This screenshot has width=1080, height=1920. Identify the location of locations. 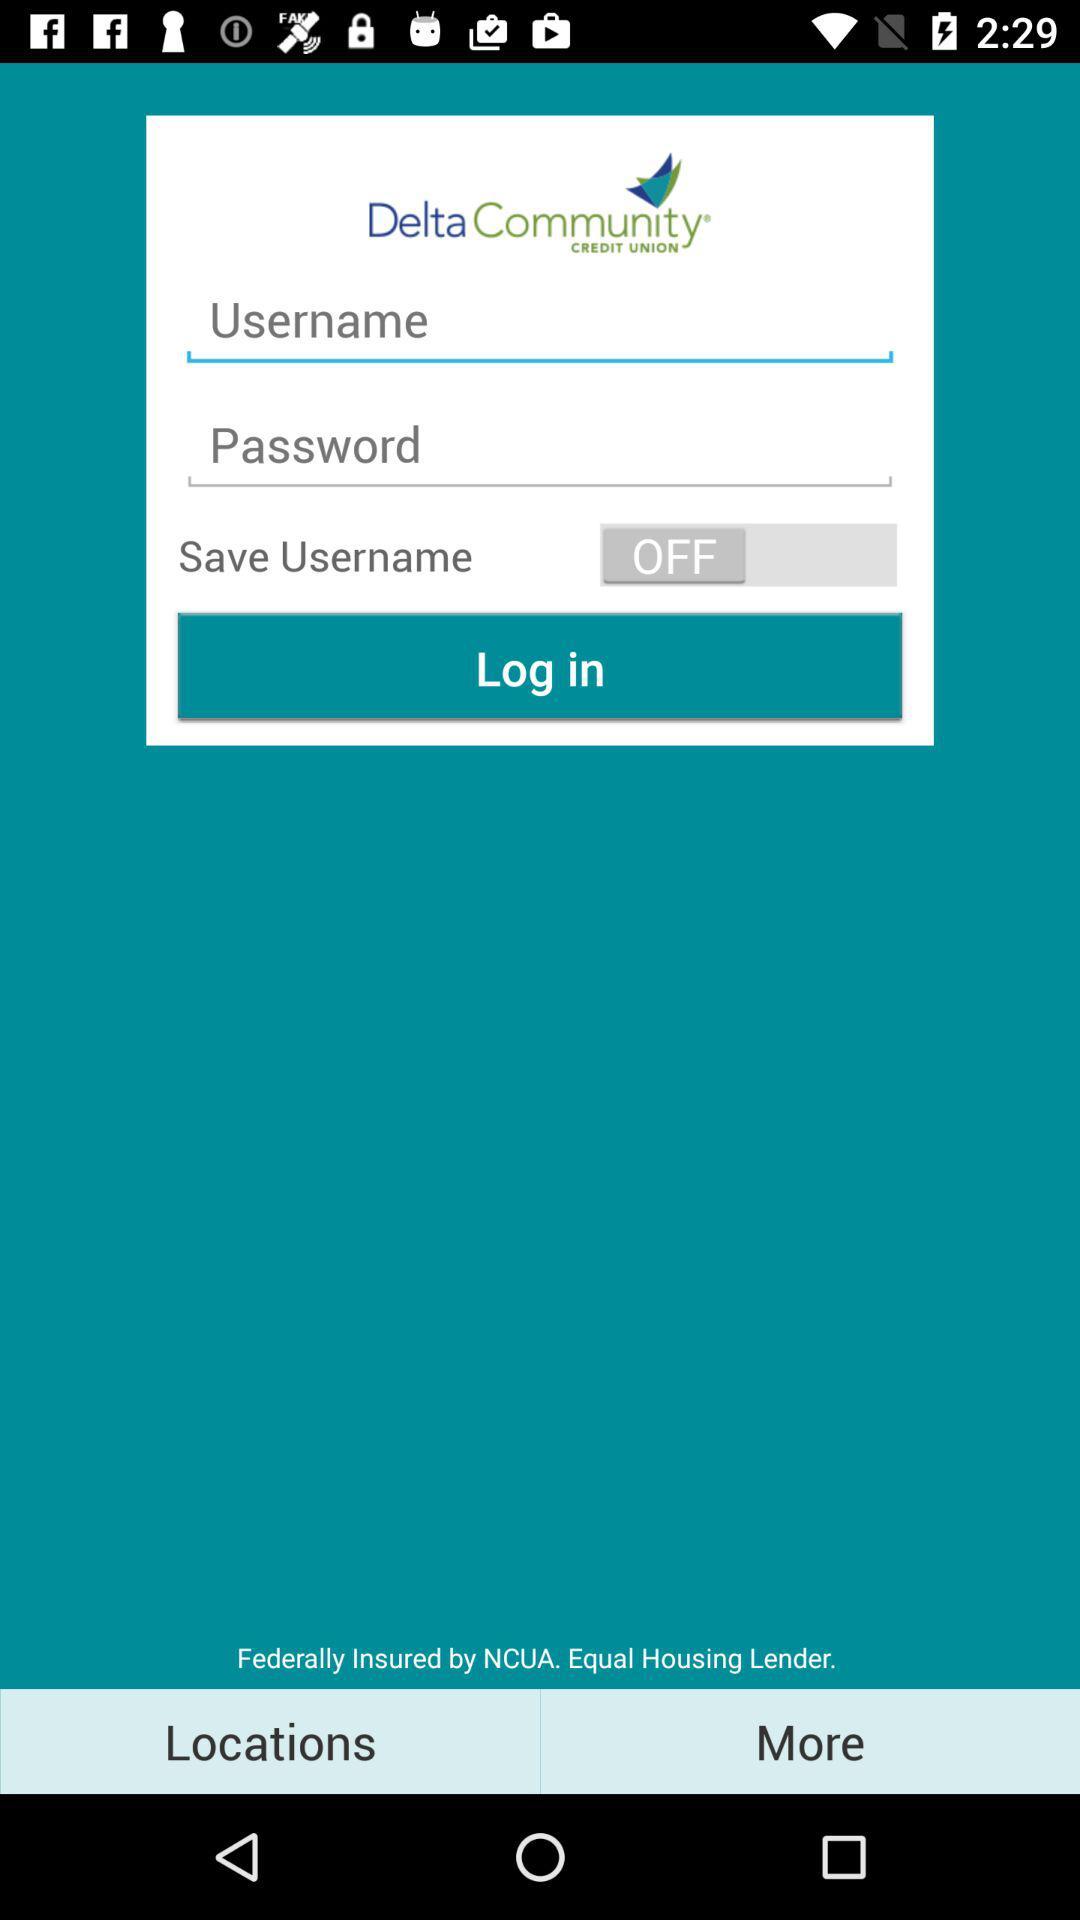
(270, 1740).